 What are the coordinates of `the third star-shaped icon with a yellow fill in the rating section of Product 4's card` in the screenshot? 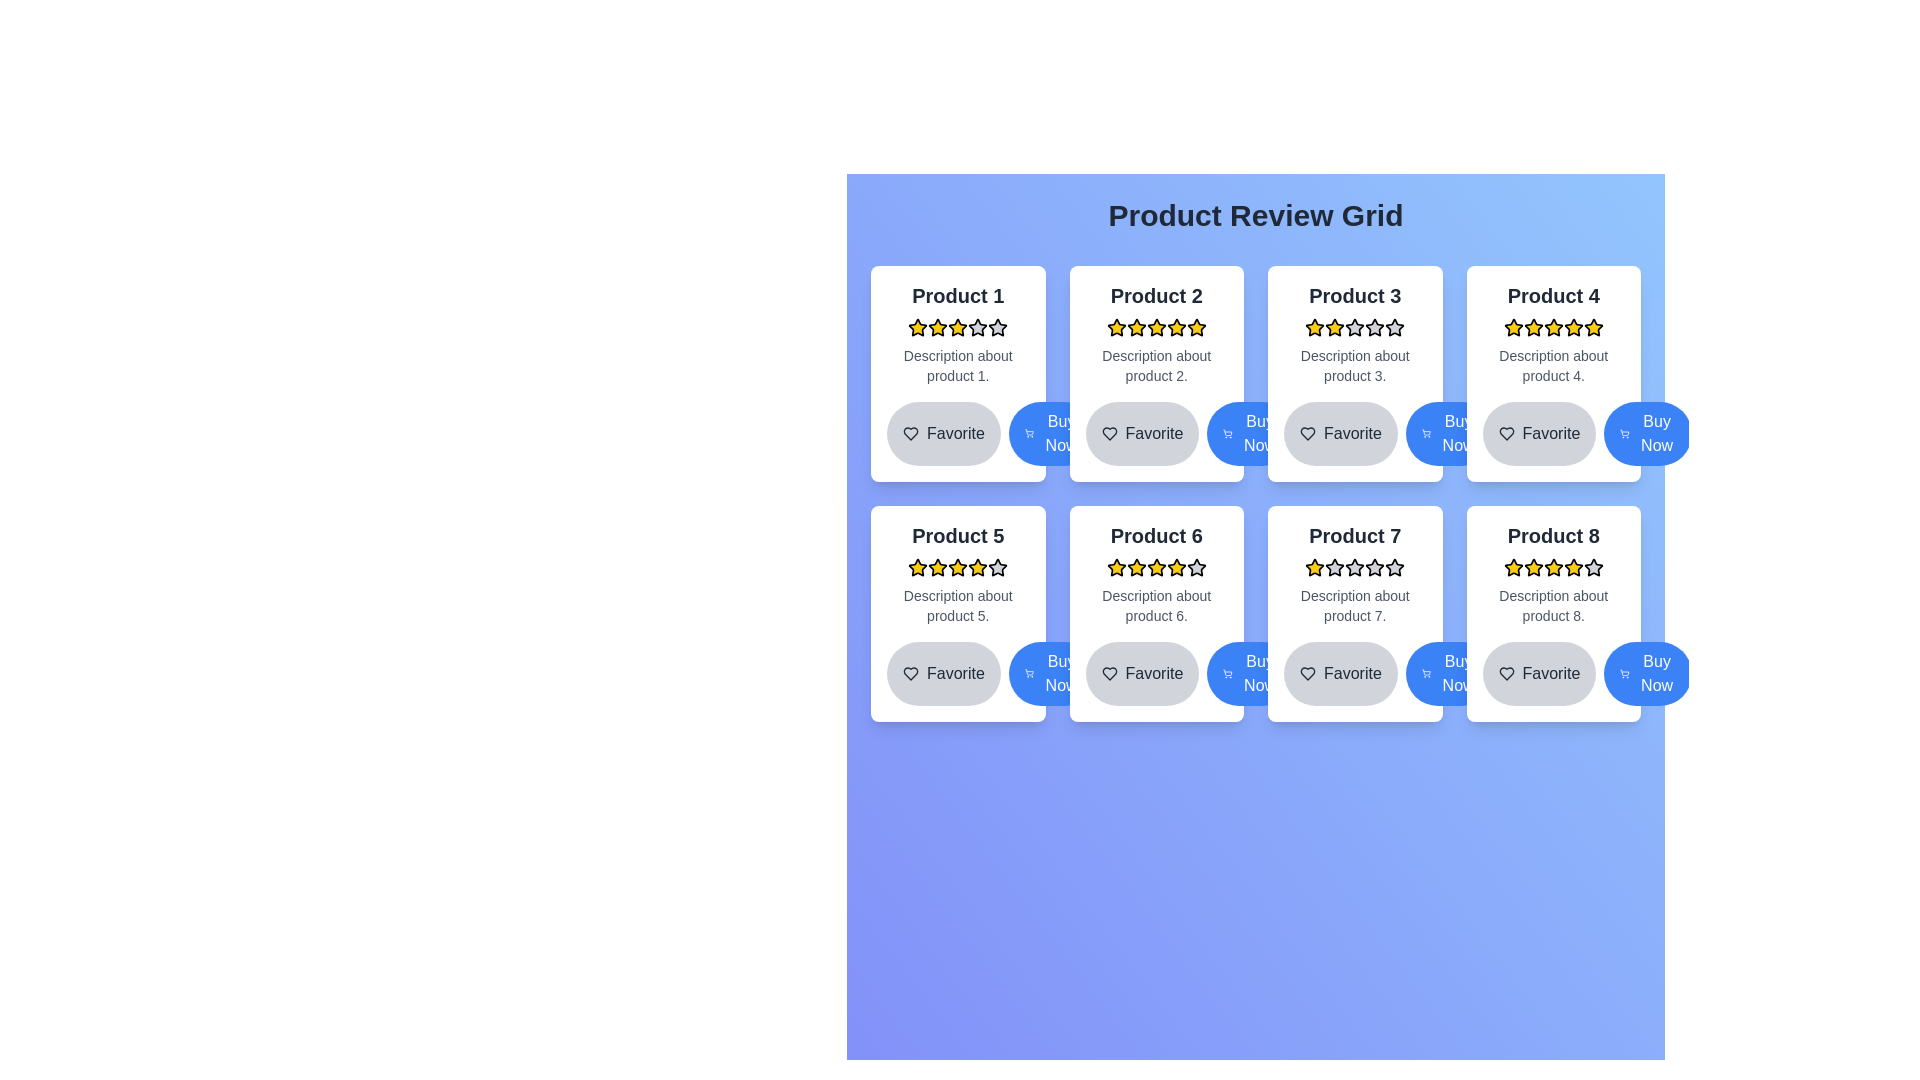 It's located at (1532, 326).